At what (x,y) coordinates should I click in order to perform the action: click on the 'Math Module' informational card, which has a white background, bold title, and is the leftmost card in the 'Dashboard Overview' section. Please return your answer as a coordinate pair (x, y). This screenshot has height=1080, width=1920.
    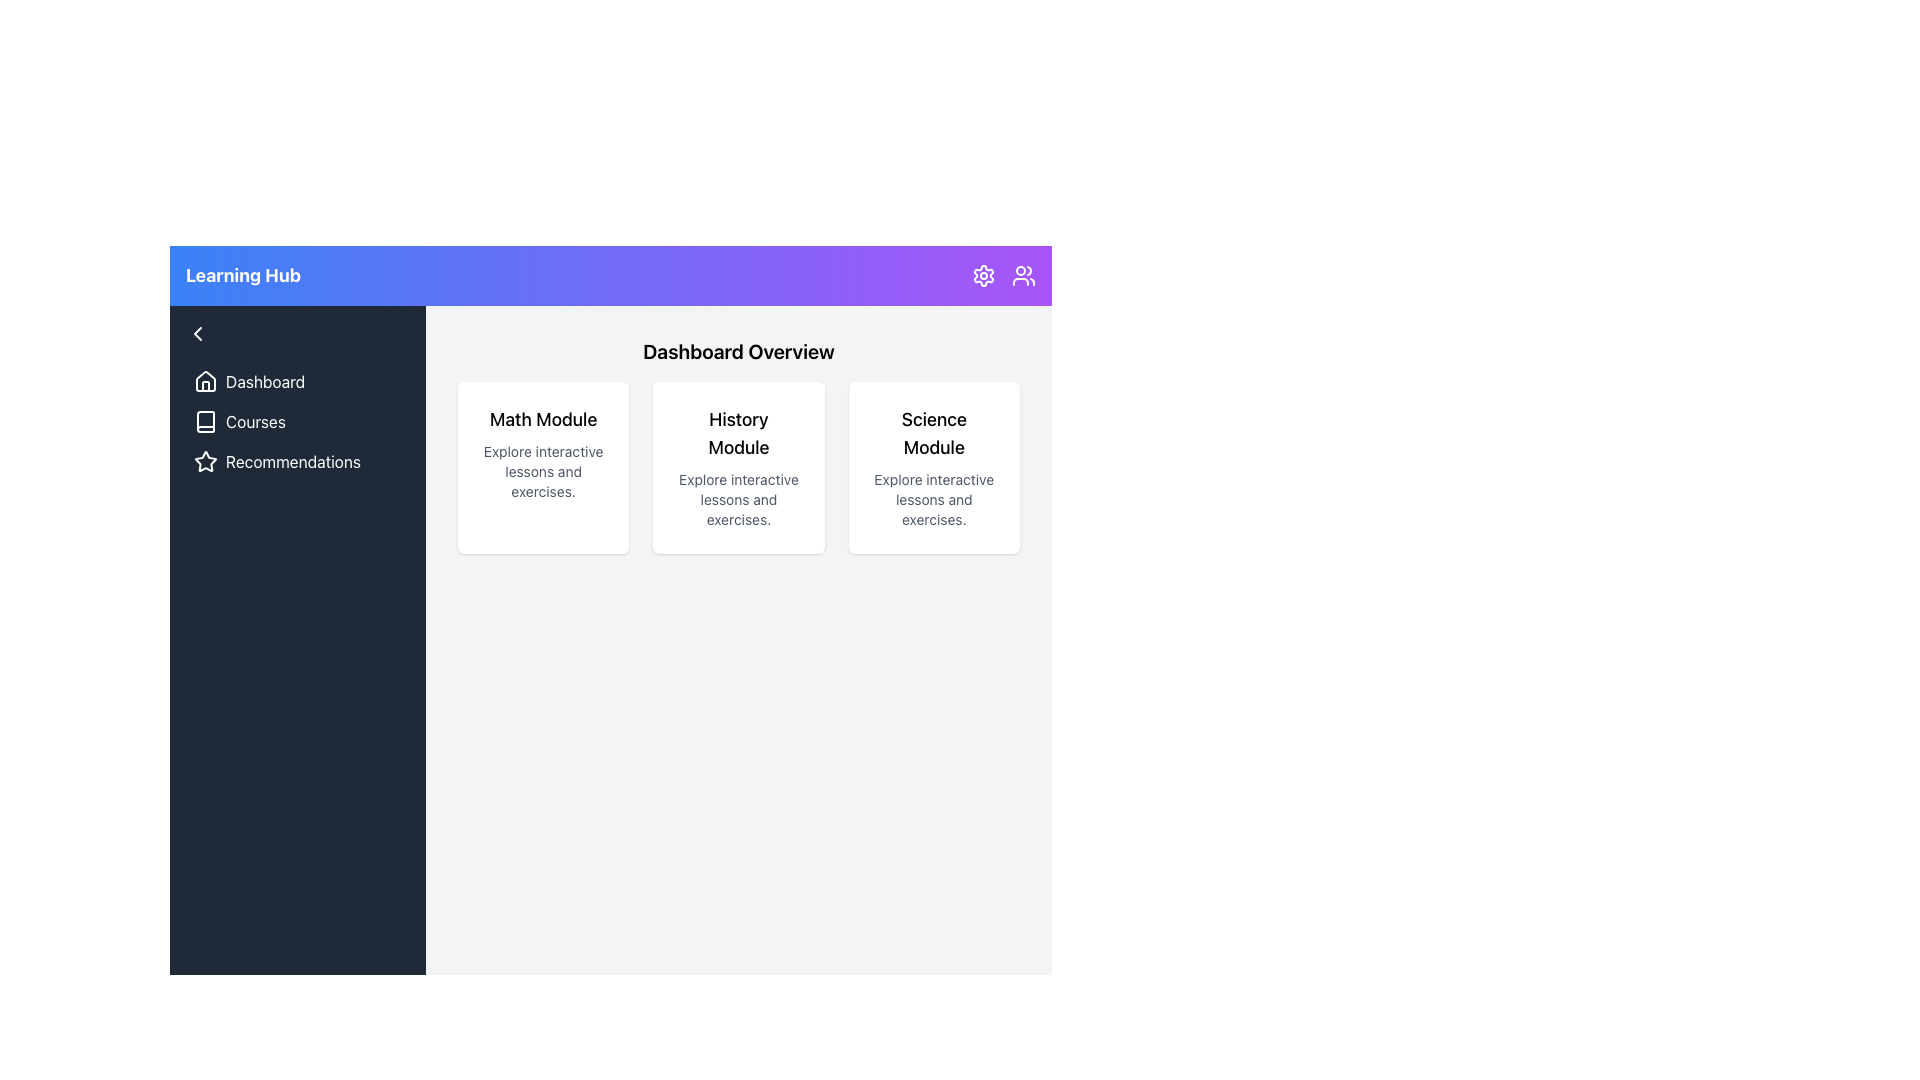
    Looking at the image, I should click on (543, 467).